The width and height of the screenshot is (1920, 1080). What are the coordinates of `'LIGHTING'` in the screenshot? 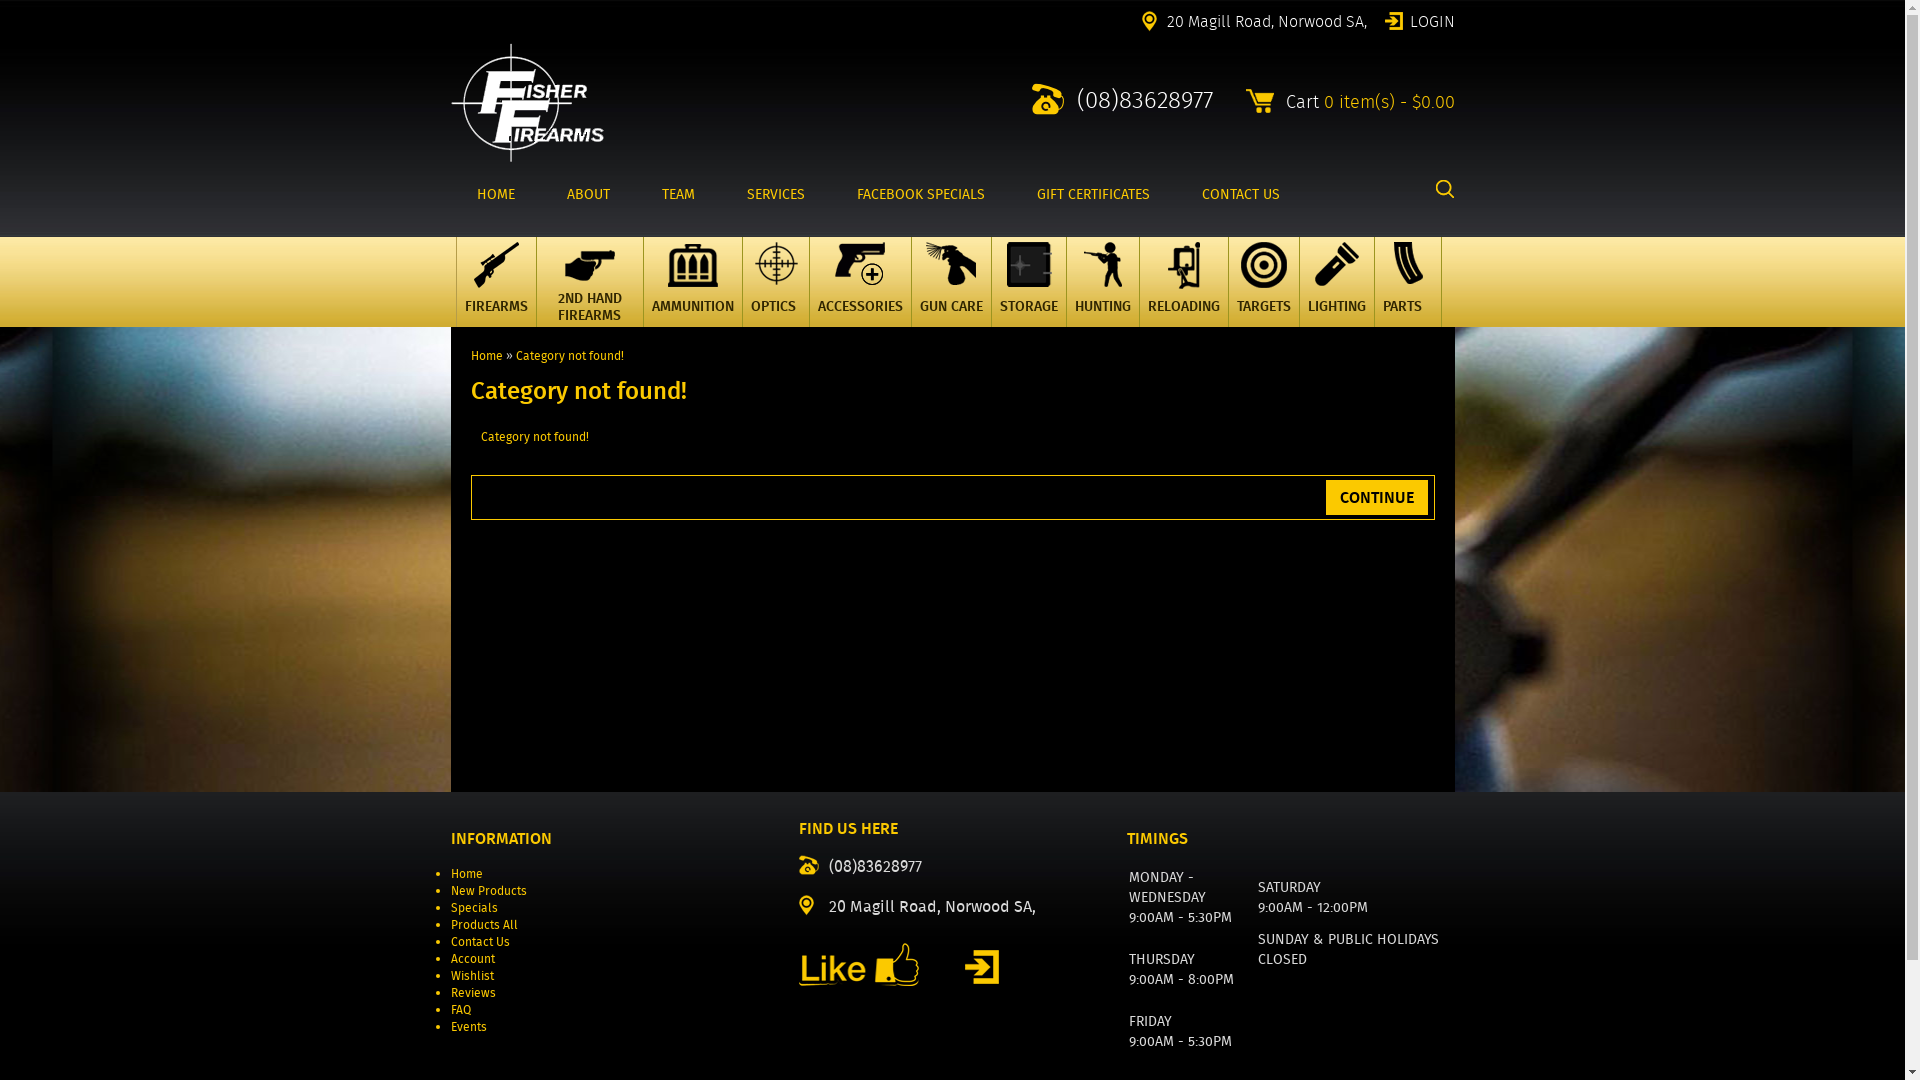 It's located at (1335, 281).